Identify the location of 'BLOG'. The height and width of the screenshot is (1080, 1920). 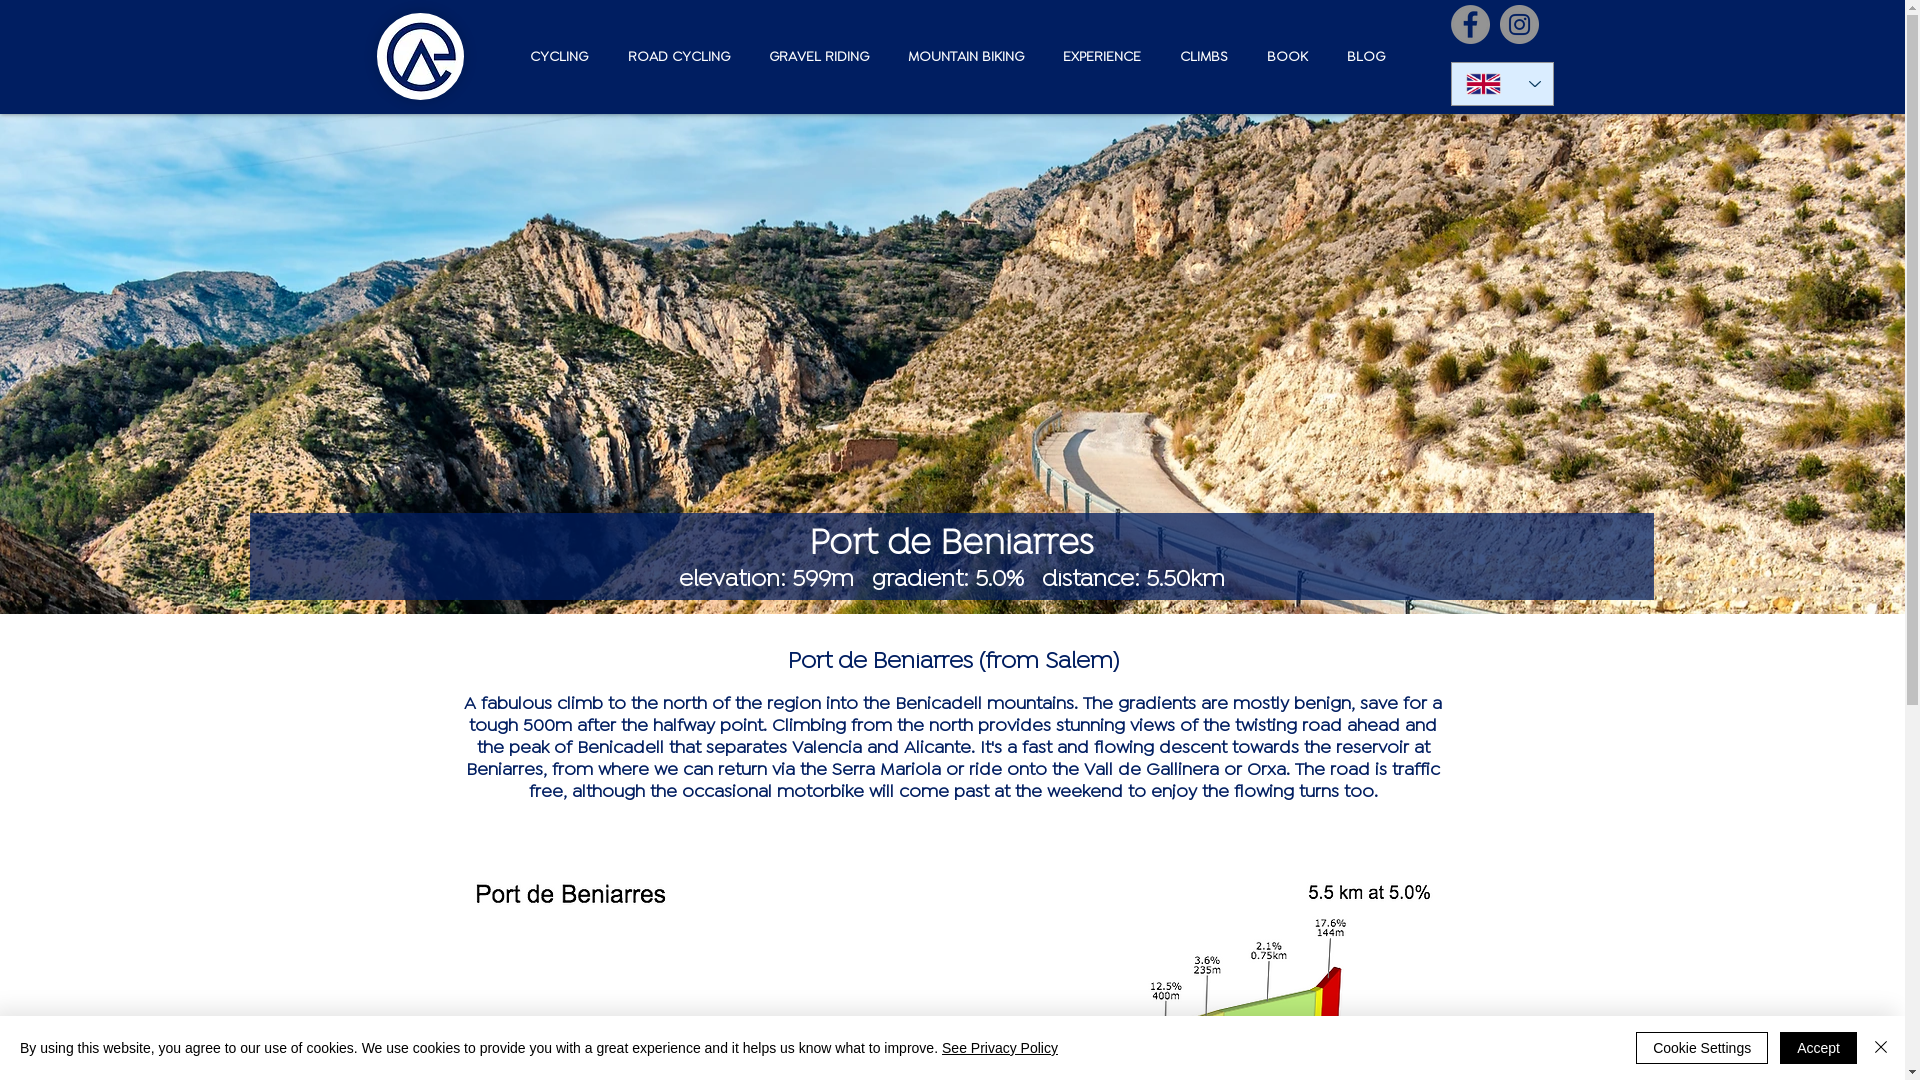
(1321, 56).